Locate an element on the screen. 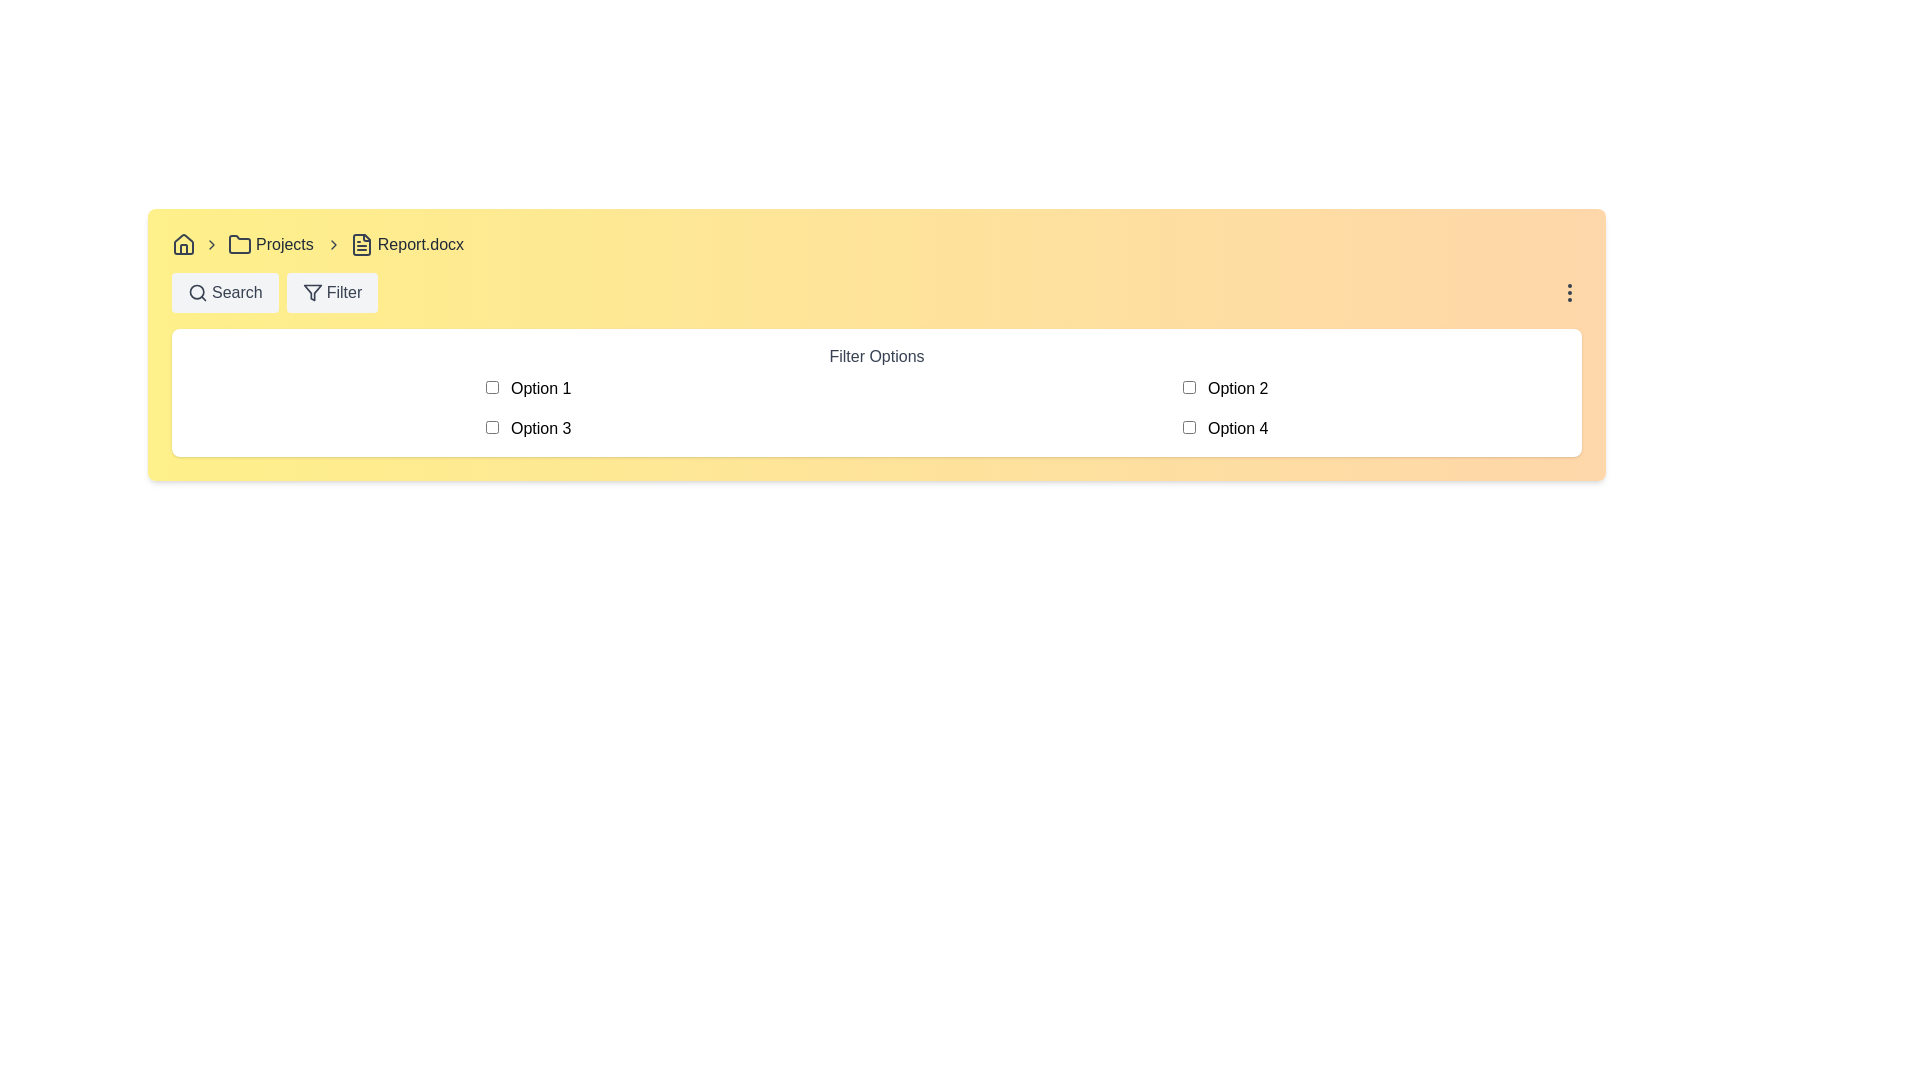 The width and height of the screenshot is (1920, 1080). the text label displaying 'Projects' in dark gray color, which is part of the breadcrumb navigation bar and is positioned between a folder icon and a rightward arrow icon is located at coordinates (283, 244).